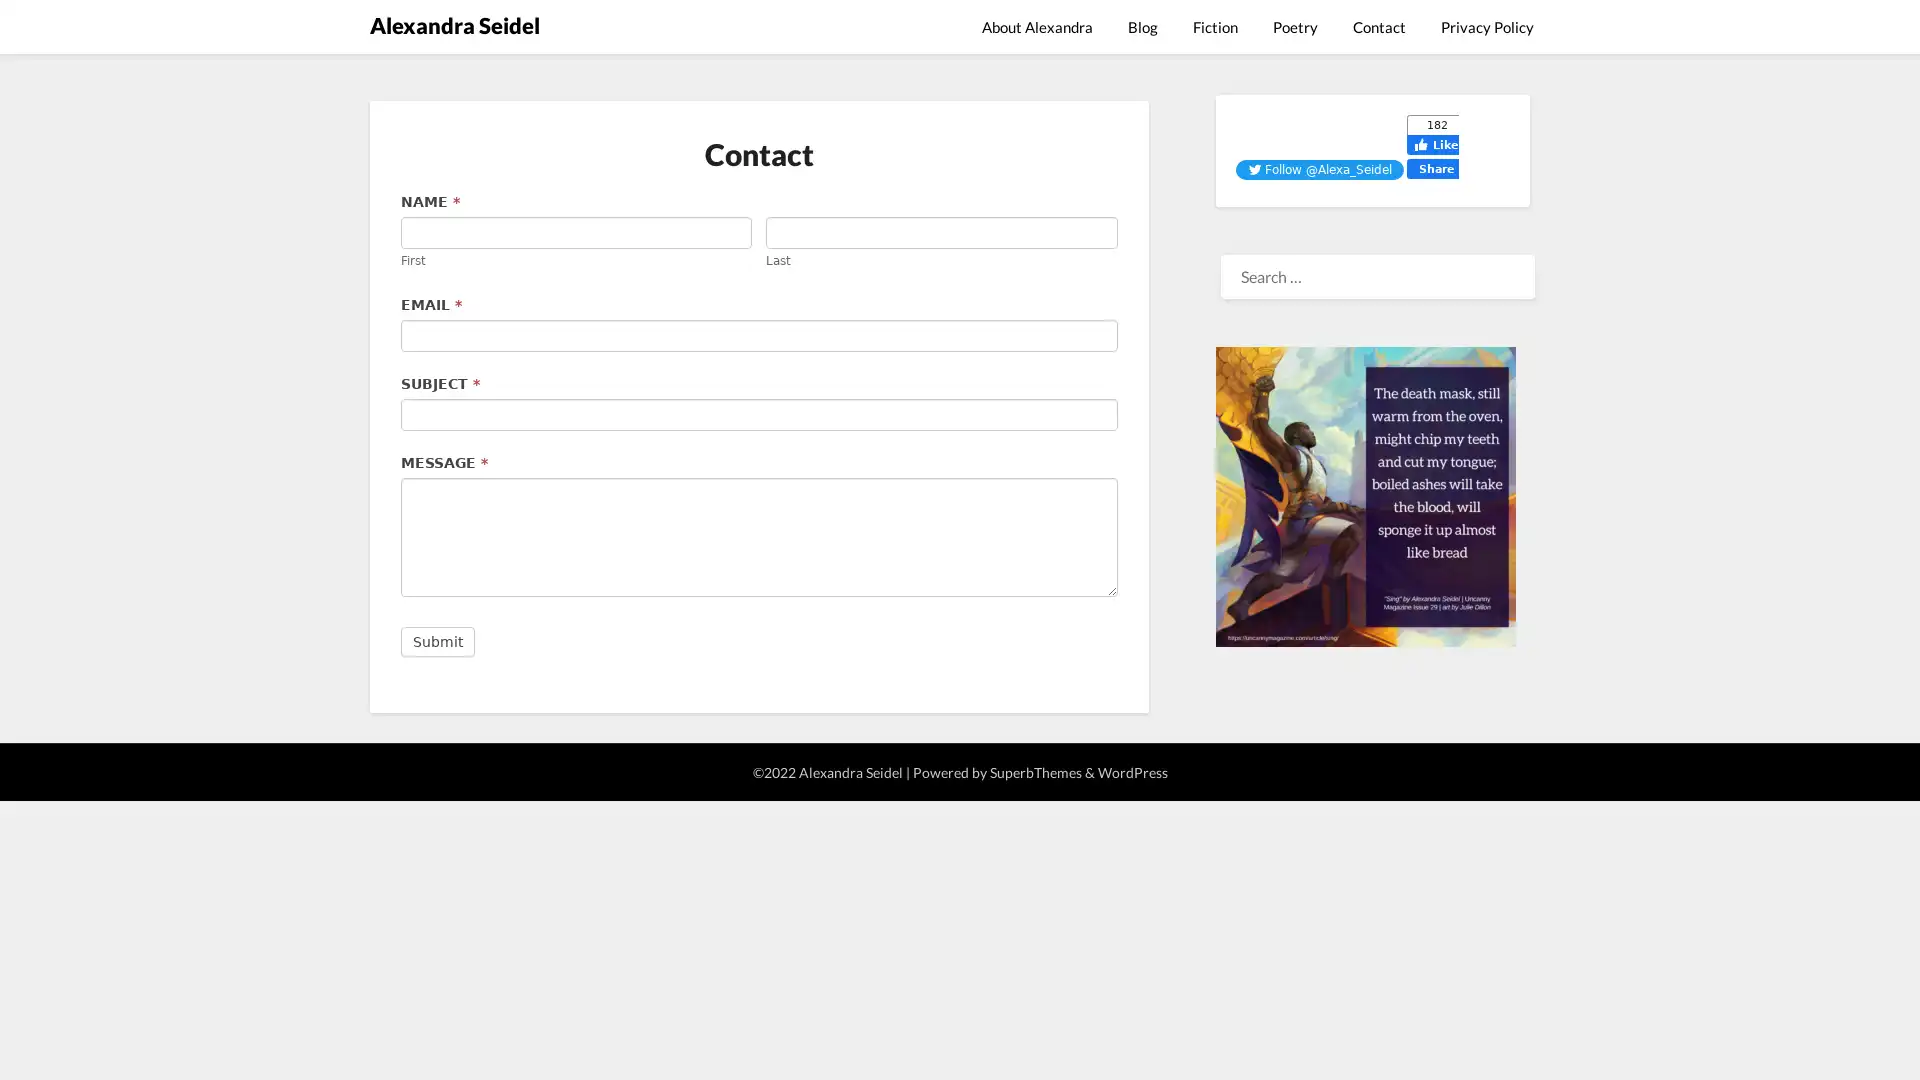  Describe the element at coordinates (436, 640) in the screenshot. I see `Submit` at that location.